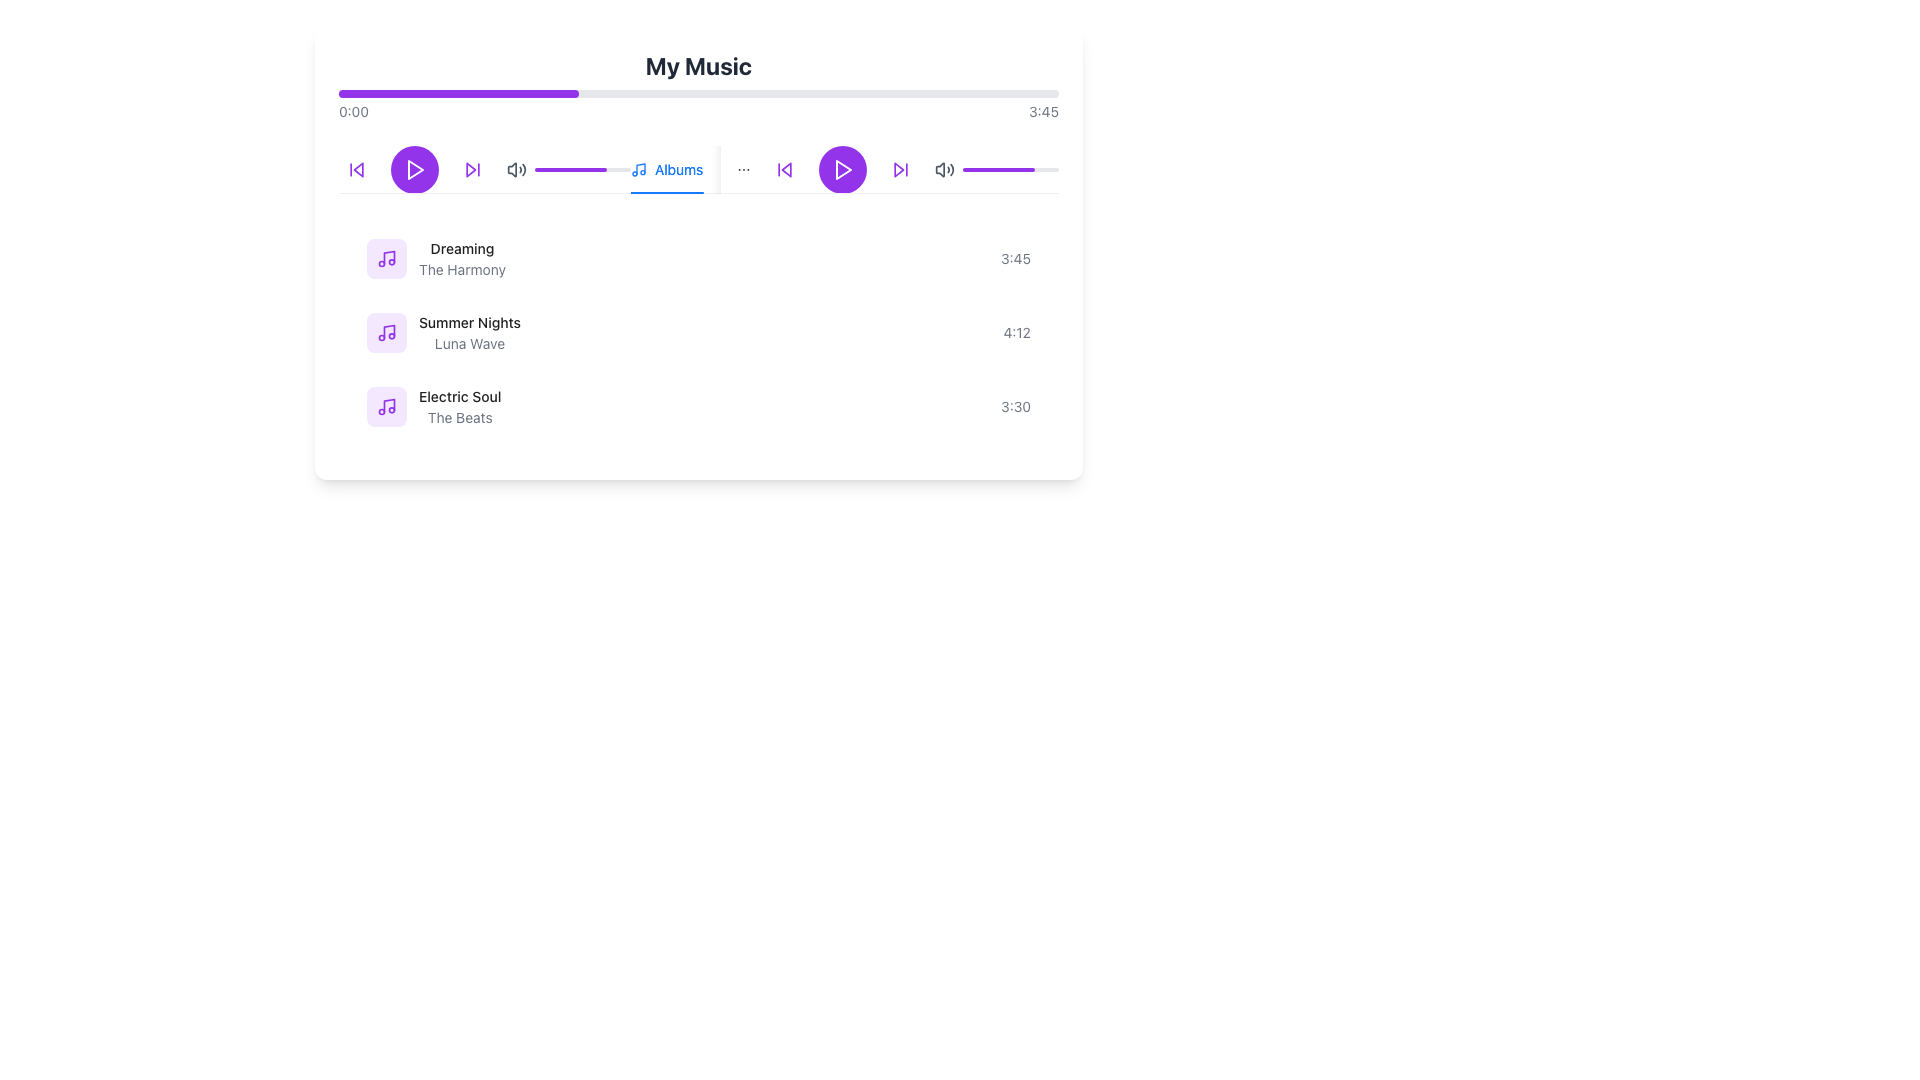  I want to click on to select the first music track entry in the playlist, which is located just above 'Summer Nights' and 'Electric Soul', so click(699, 257).